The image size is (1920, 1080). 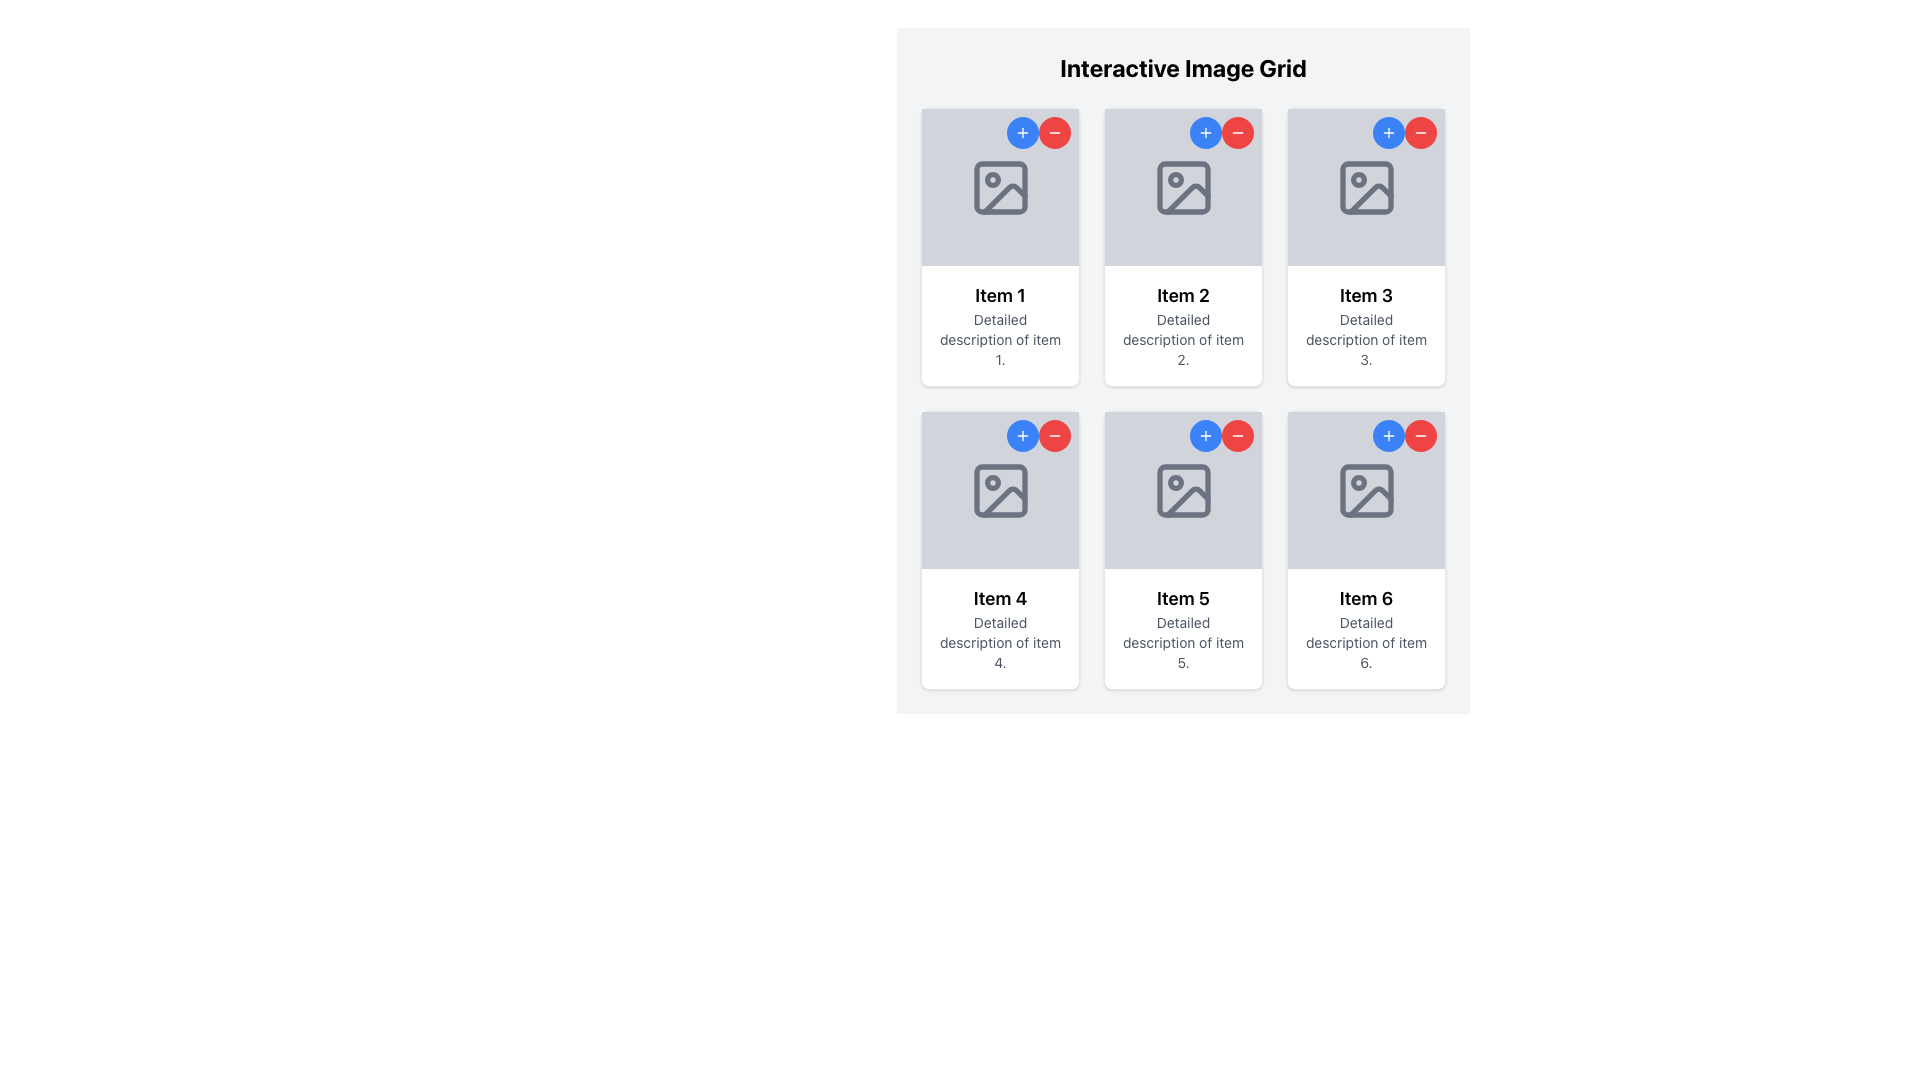 I want to click on the blue '+' button located in the upper-right corner of the 'Item 3' card, so click(x=1404, y=132).